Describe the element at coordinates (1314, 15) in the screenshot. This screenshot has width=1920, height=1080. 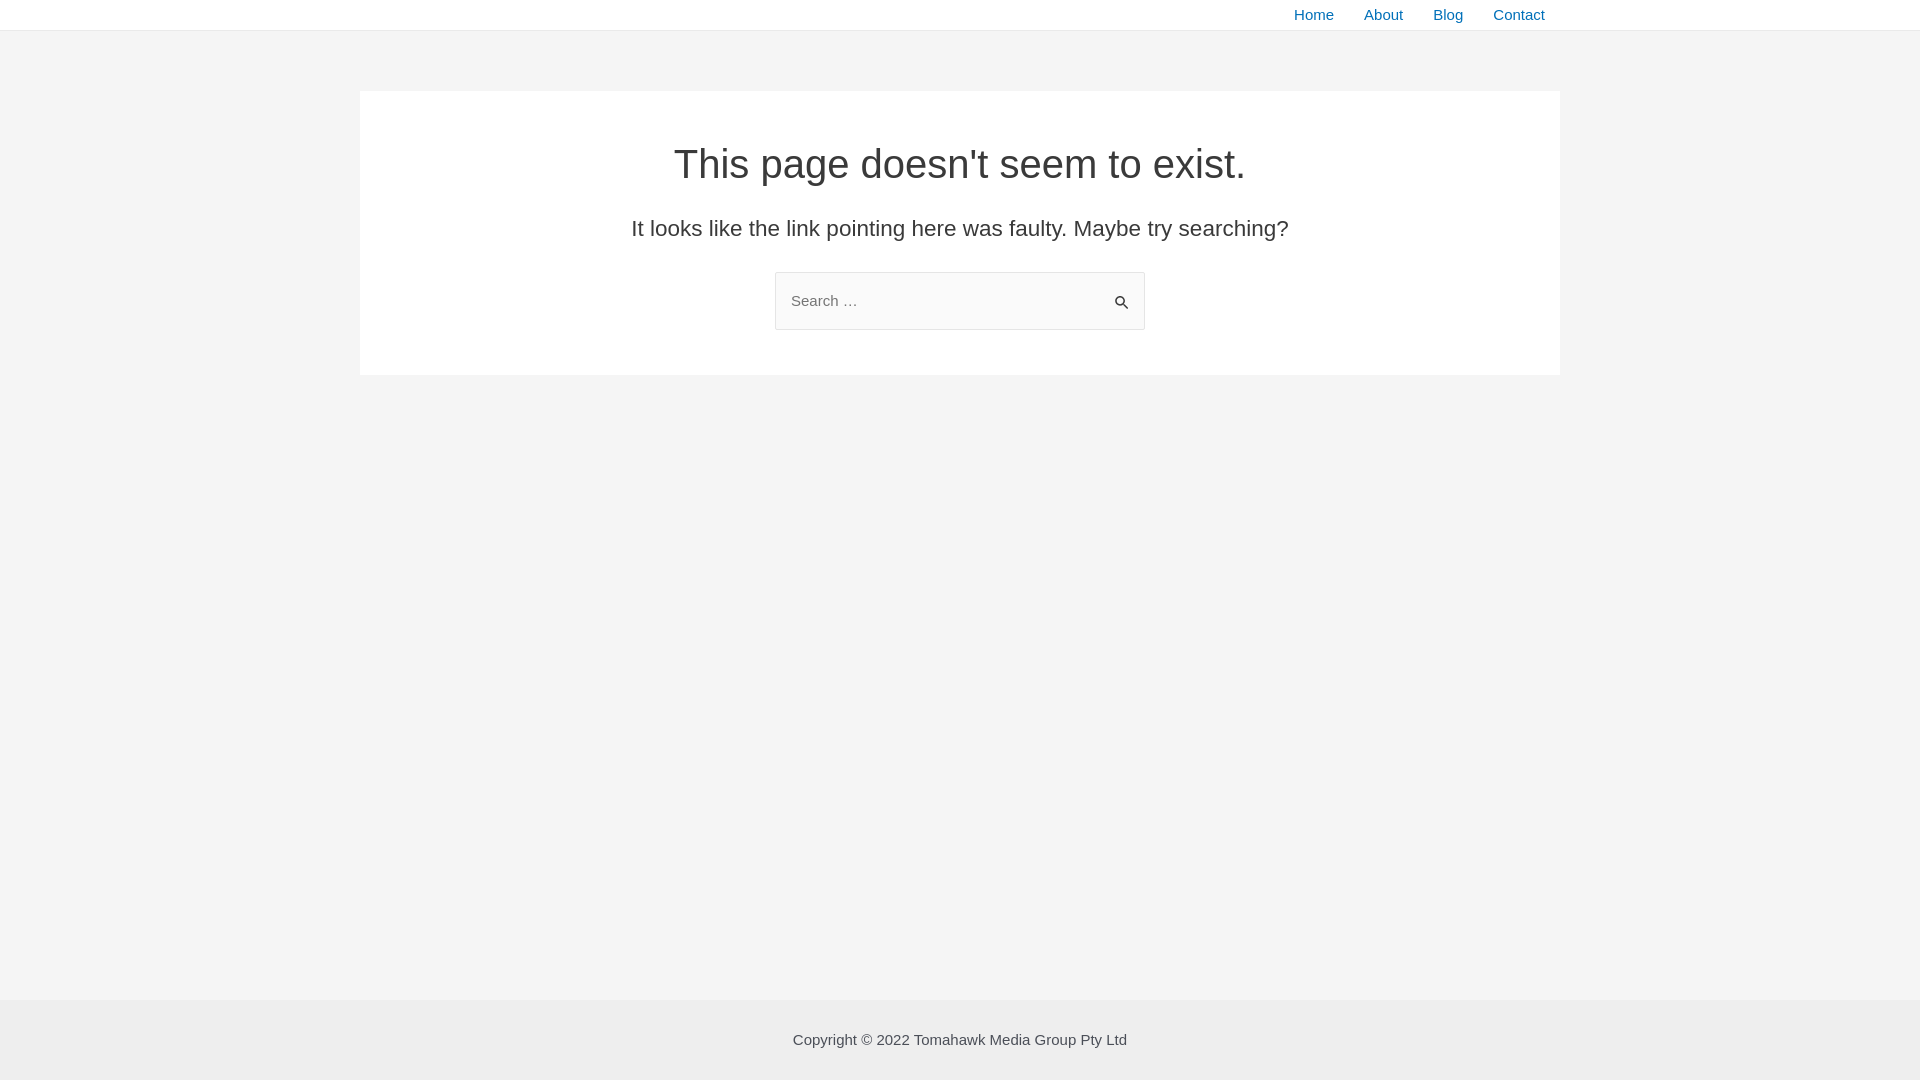
I see `'Home'` at that location.